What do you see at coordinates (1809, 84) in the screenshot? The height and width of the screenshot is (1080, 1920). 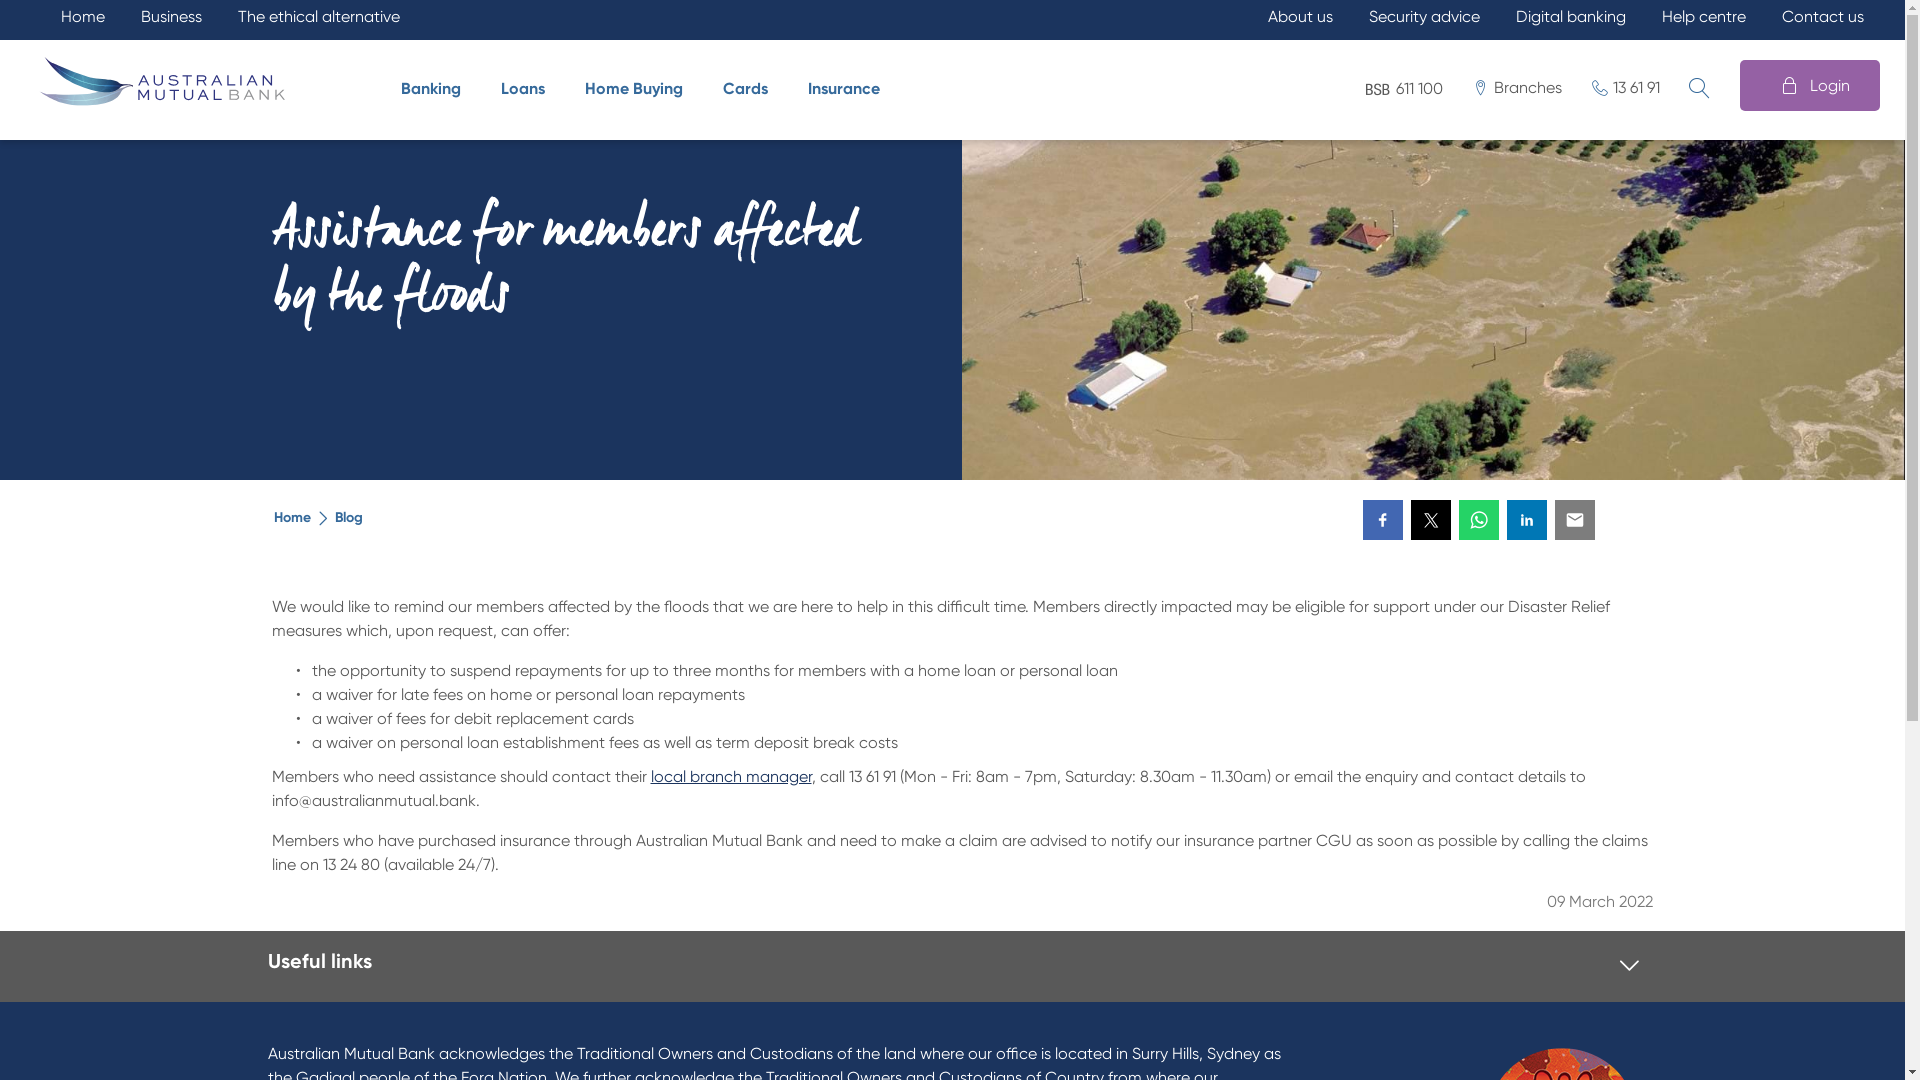 I see `'Login'` at bounding box center [1809, 84].